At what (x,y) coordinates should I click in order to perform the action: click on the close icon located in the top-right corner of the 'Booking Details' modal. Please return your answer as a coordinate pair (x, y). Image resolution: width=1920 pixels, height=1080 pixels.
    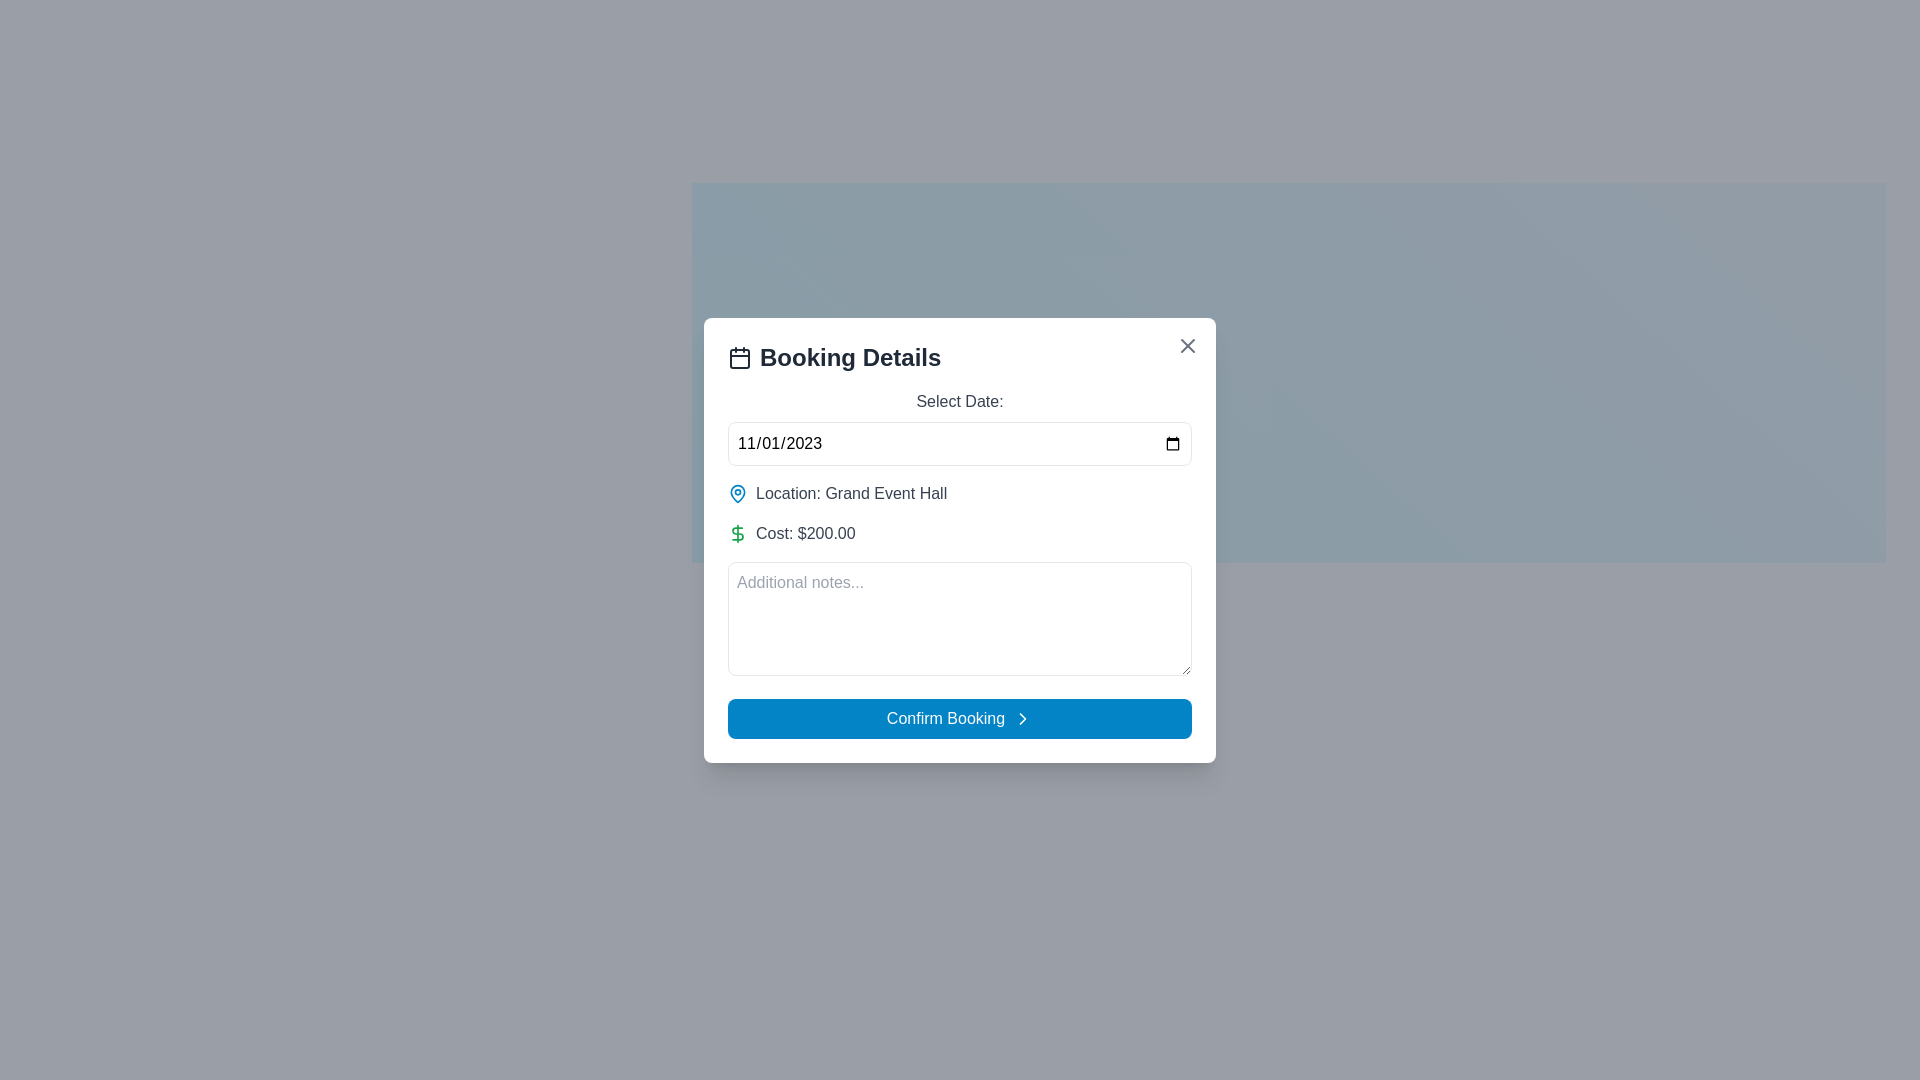
    Looking at the image, I should click on (1188, 344).